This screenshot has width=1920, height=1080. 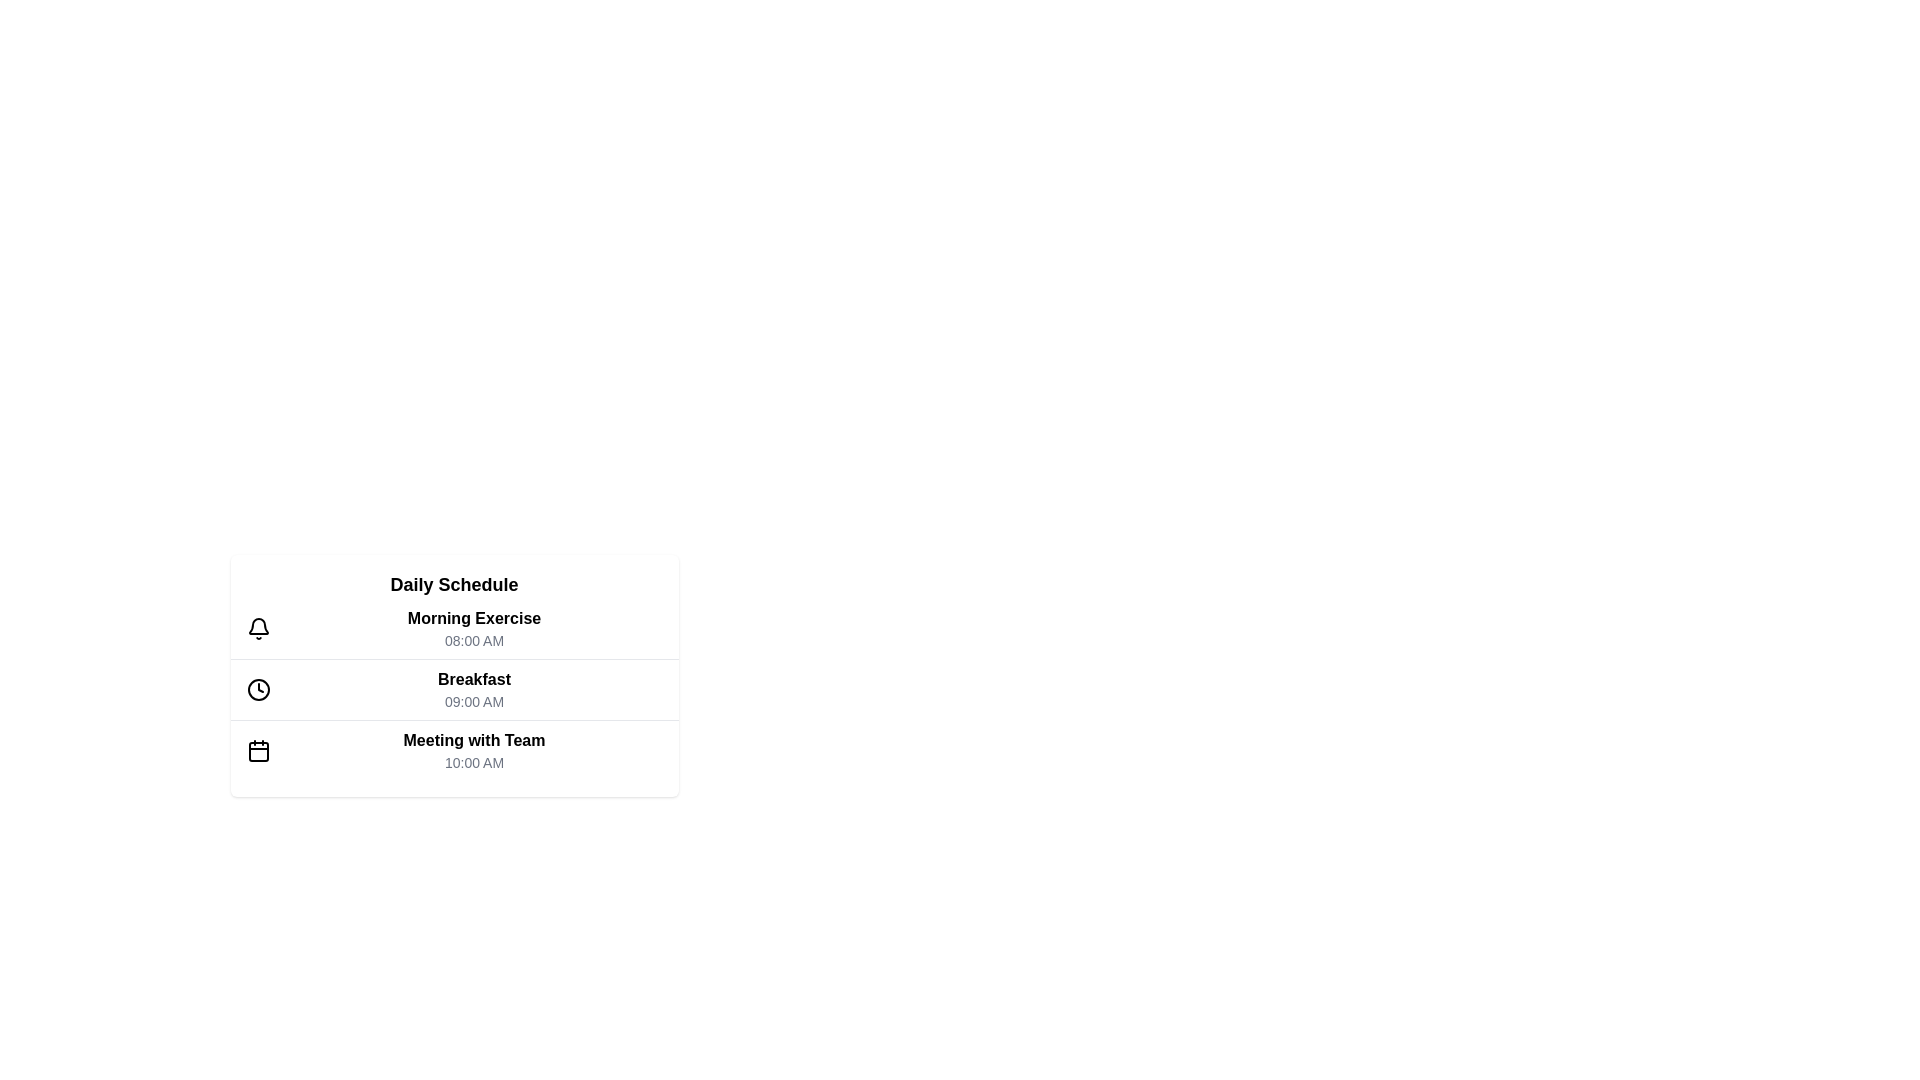 What do you see at coordinates (473, 740) in the screenshot?
I see `static text label titled 'Meeting with Team', which is located below 'Breakfast' and above '10:00 AM' in the third row of events in the 'Daily Schedule' card` at bounding box center [473, 740].